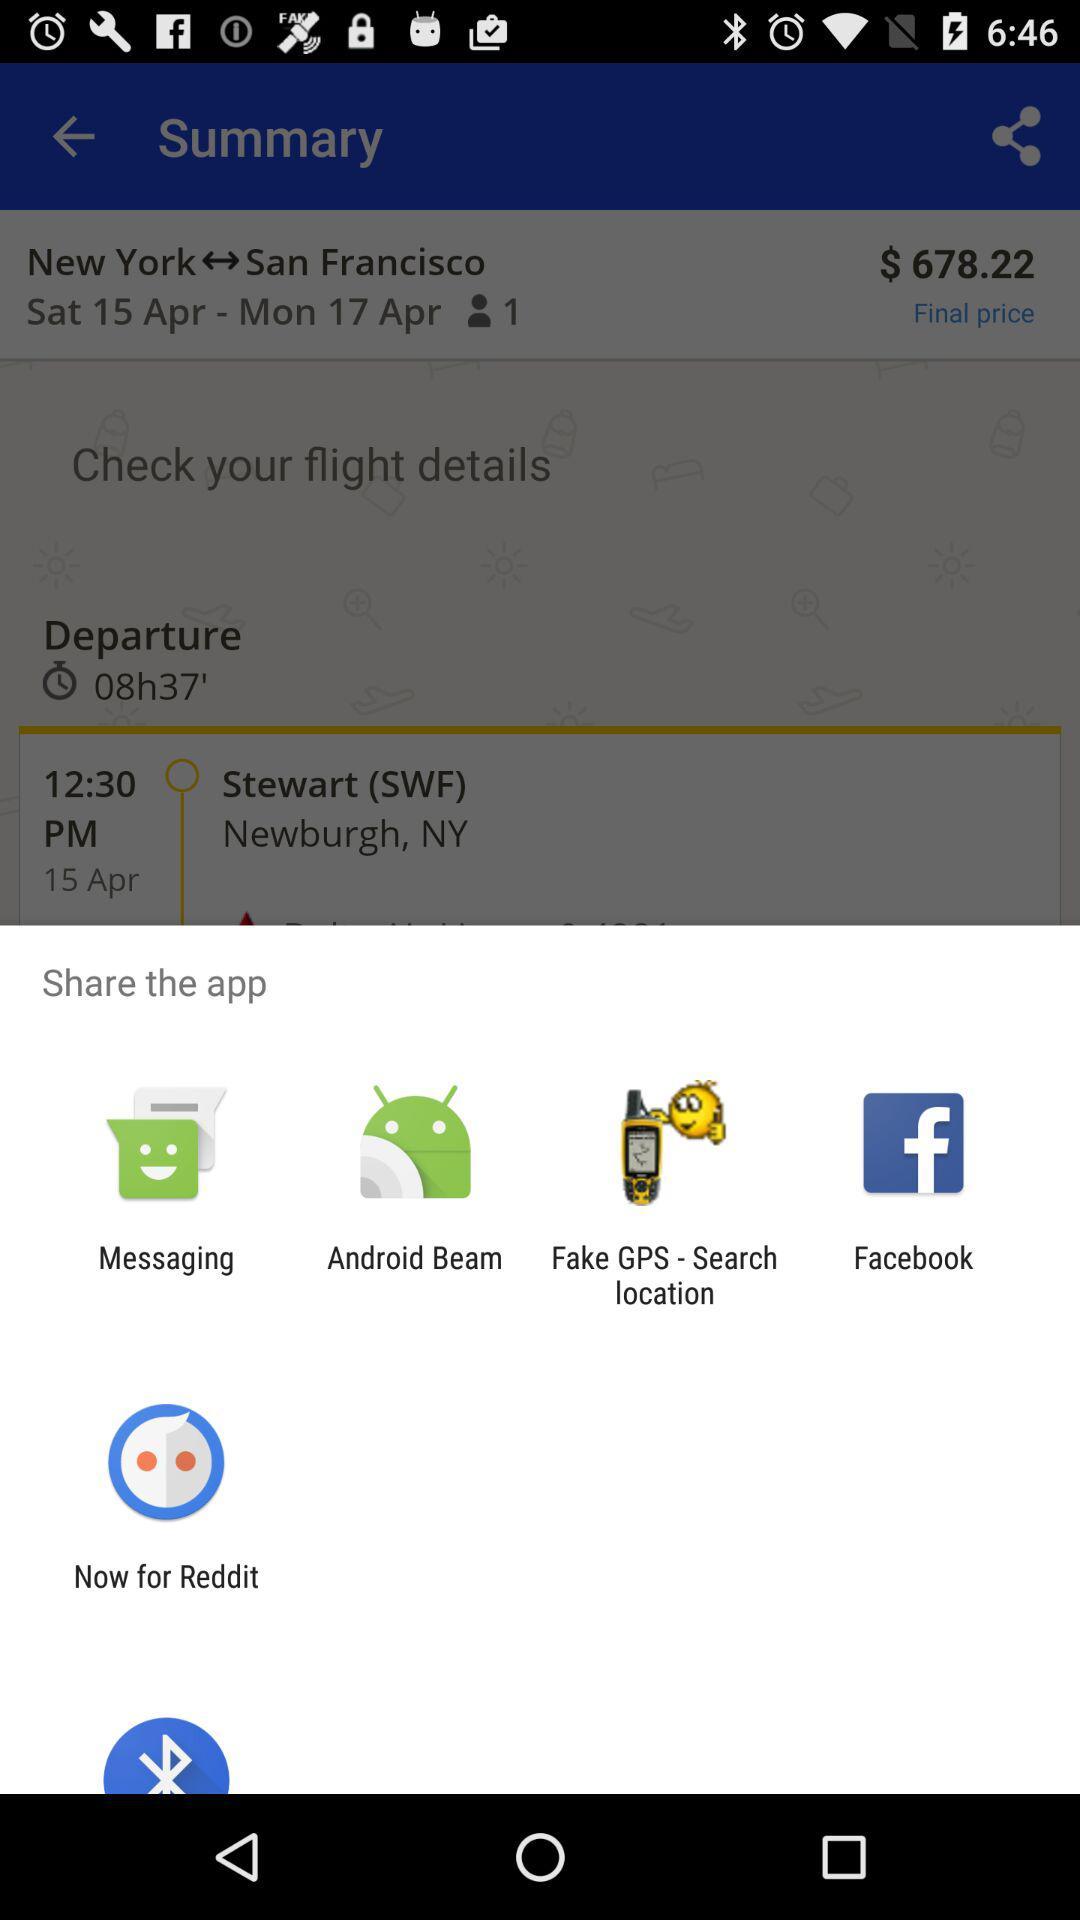 The height and width of the screenshot is (1920, 1080). What do you see at coordinates (165, 1592) in the screenshot?
I see `now for reddit icon` at bounding box center [165, 1592].